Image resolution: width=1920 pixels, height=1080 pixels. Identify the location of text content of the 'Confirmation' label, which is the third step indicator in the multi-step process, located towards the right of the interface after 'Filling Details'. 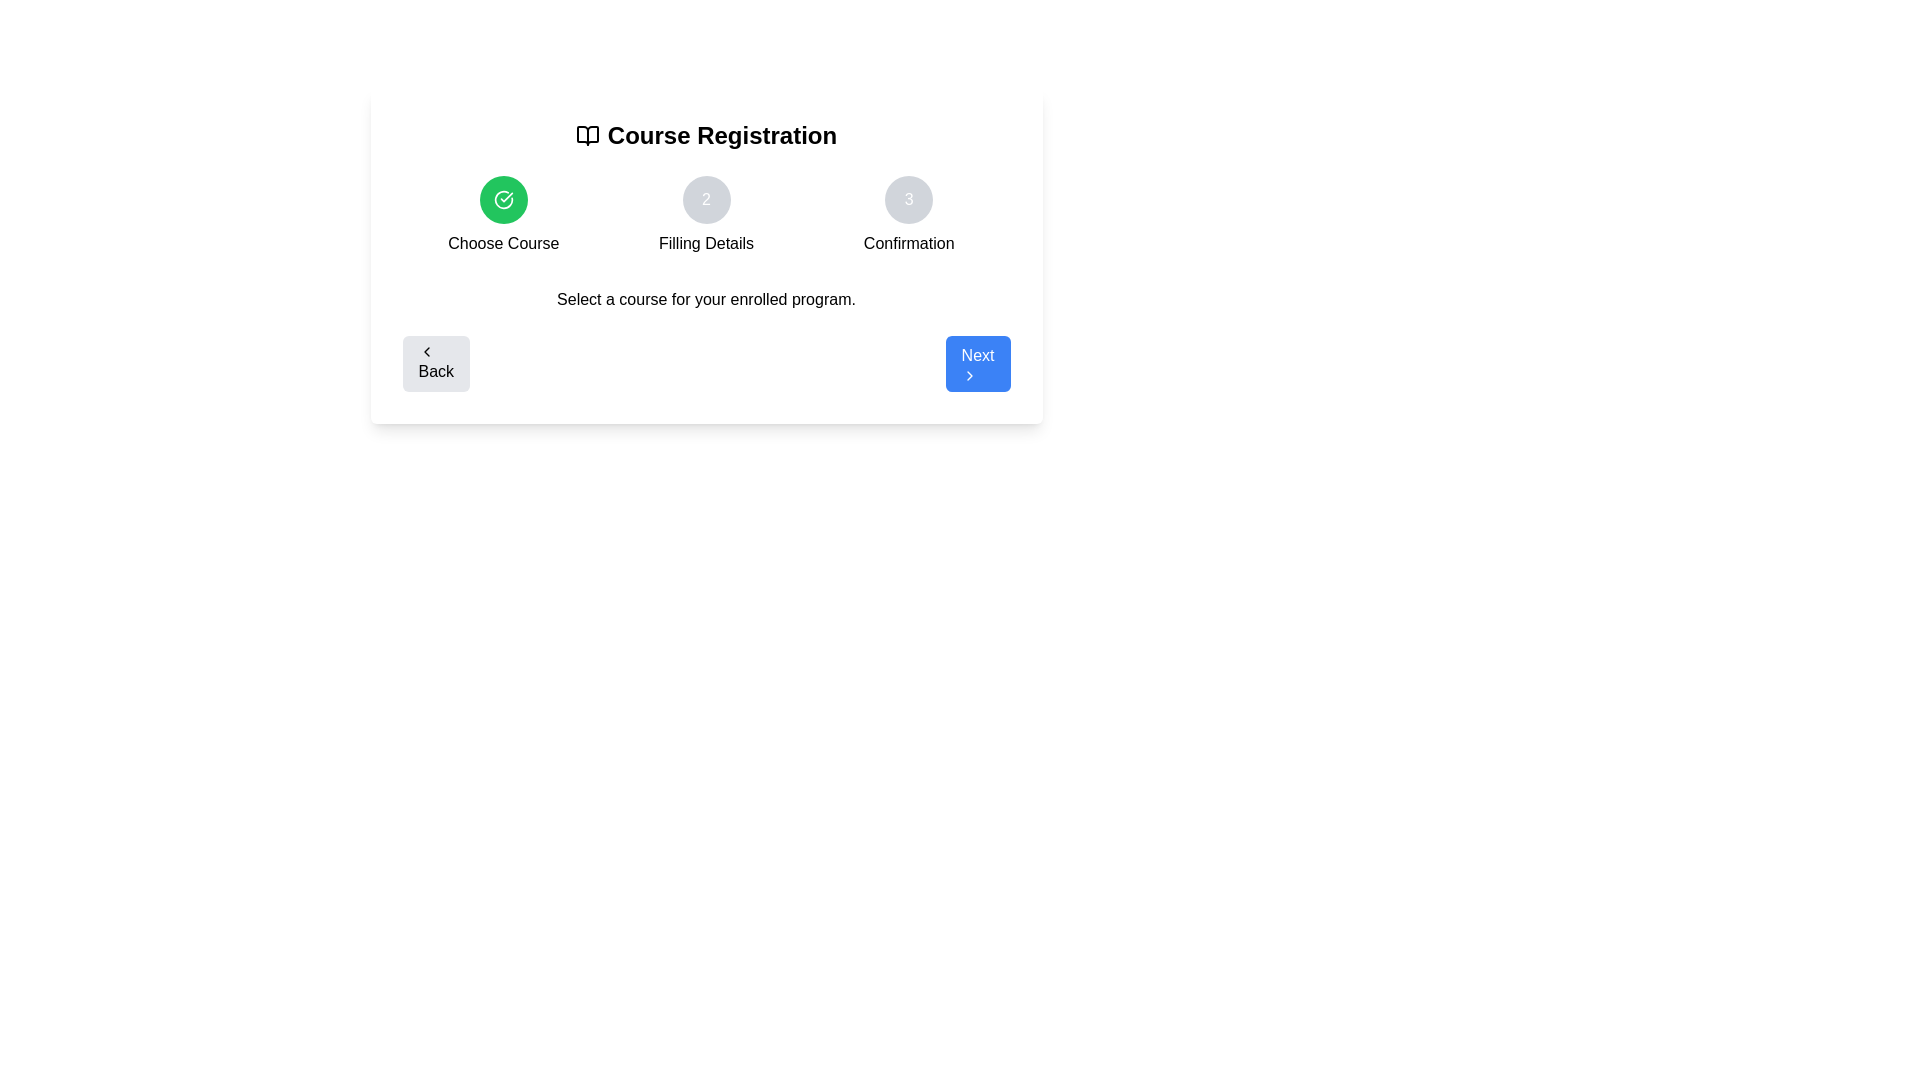
(908, 242).